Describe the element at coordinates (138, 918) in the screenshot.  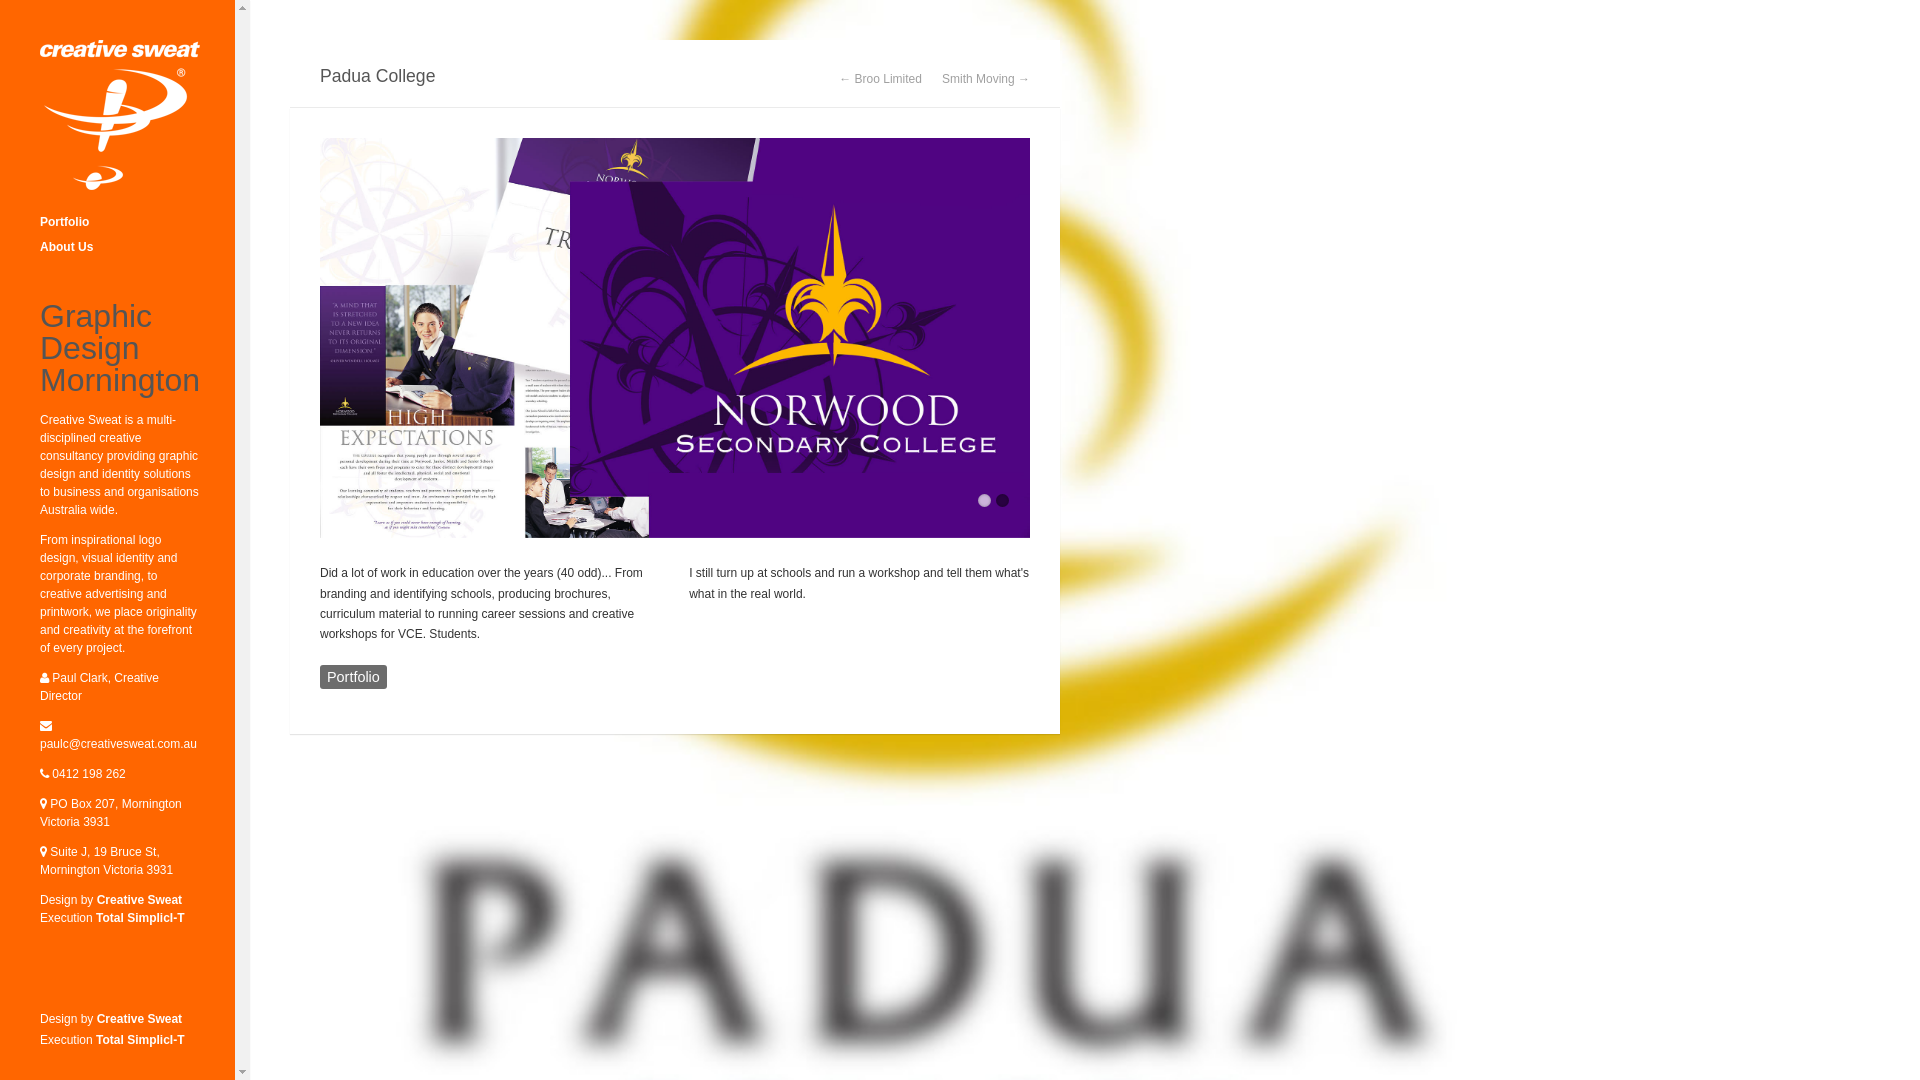
I see `'Total SimplicI-T'` at that location.